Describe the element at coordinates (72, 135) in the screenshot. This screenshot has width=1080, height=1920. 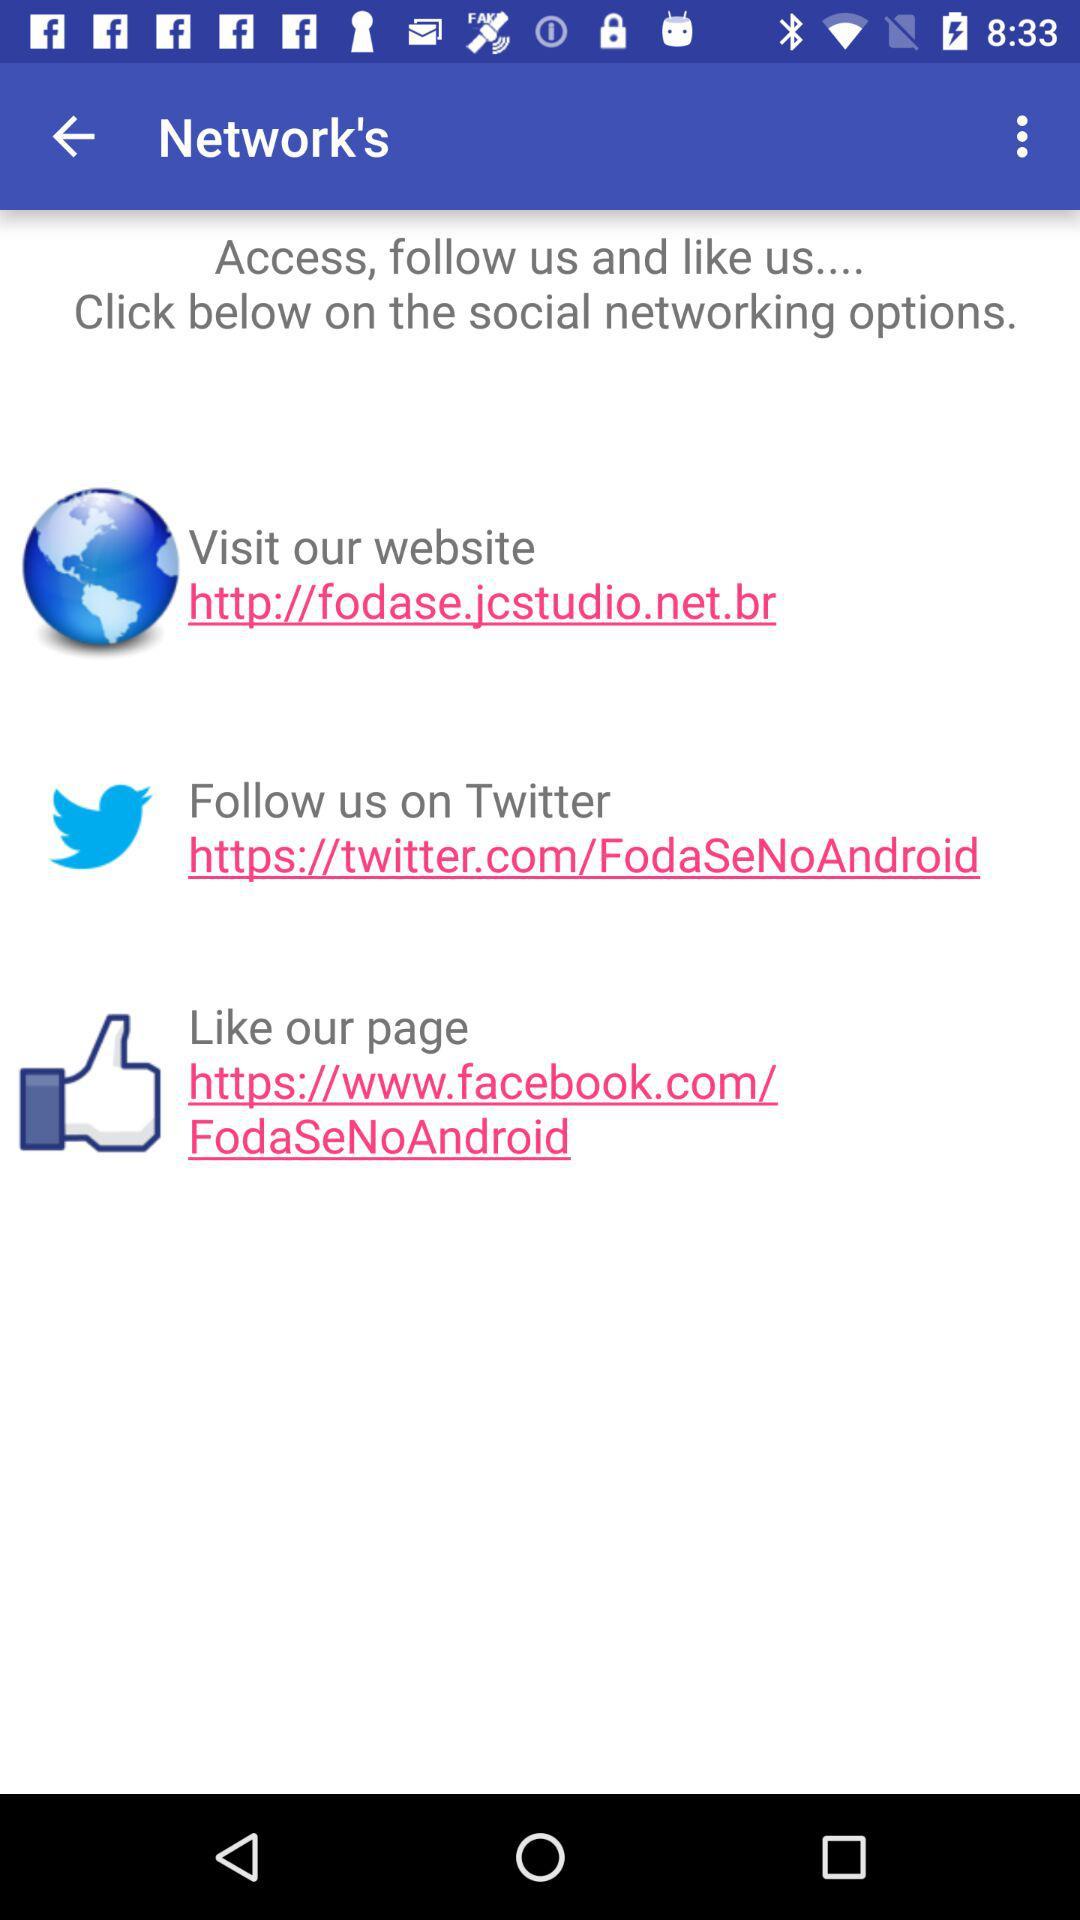
I see `item above the access follow us` at that location.